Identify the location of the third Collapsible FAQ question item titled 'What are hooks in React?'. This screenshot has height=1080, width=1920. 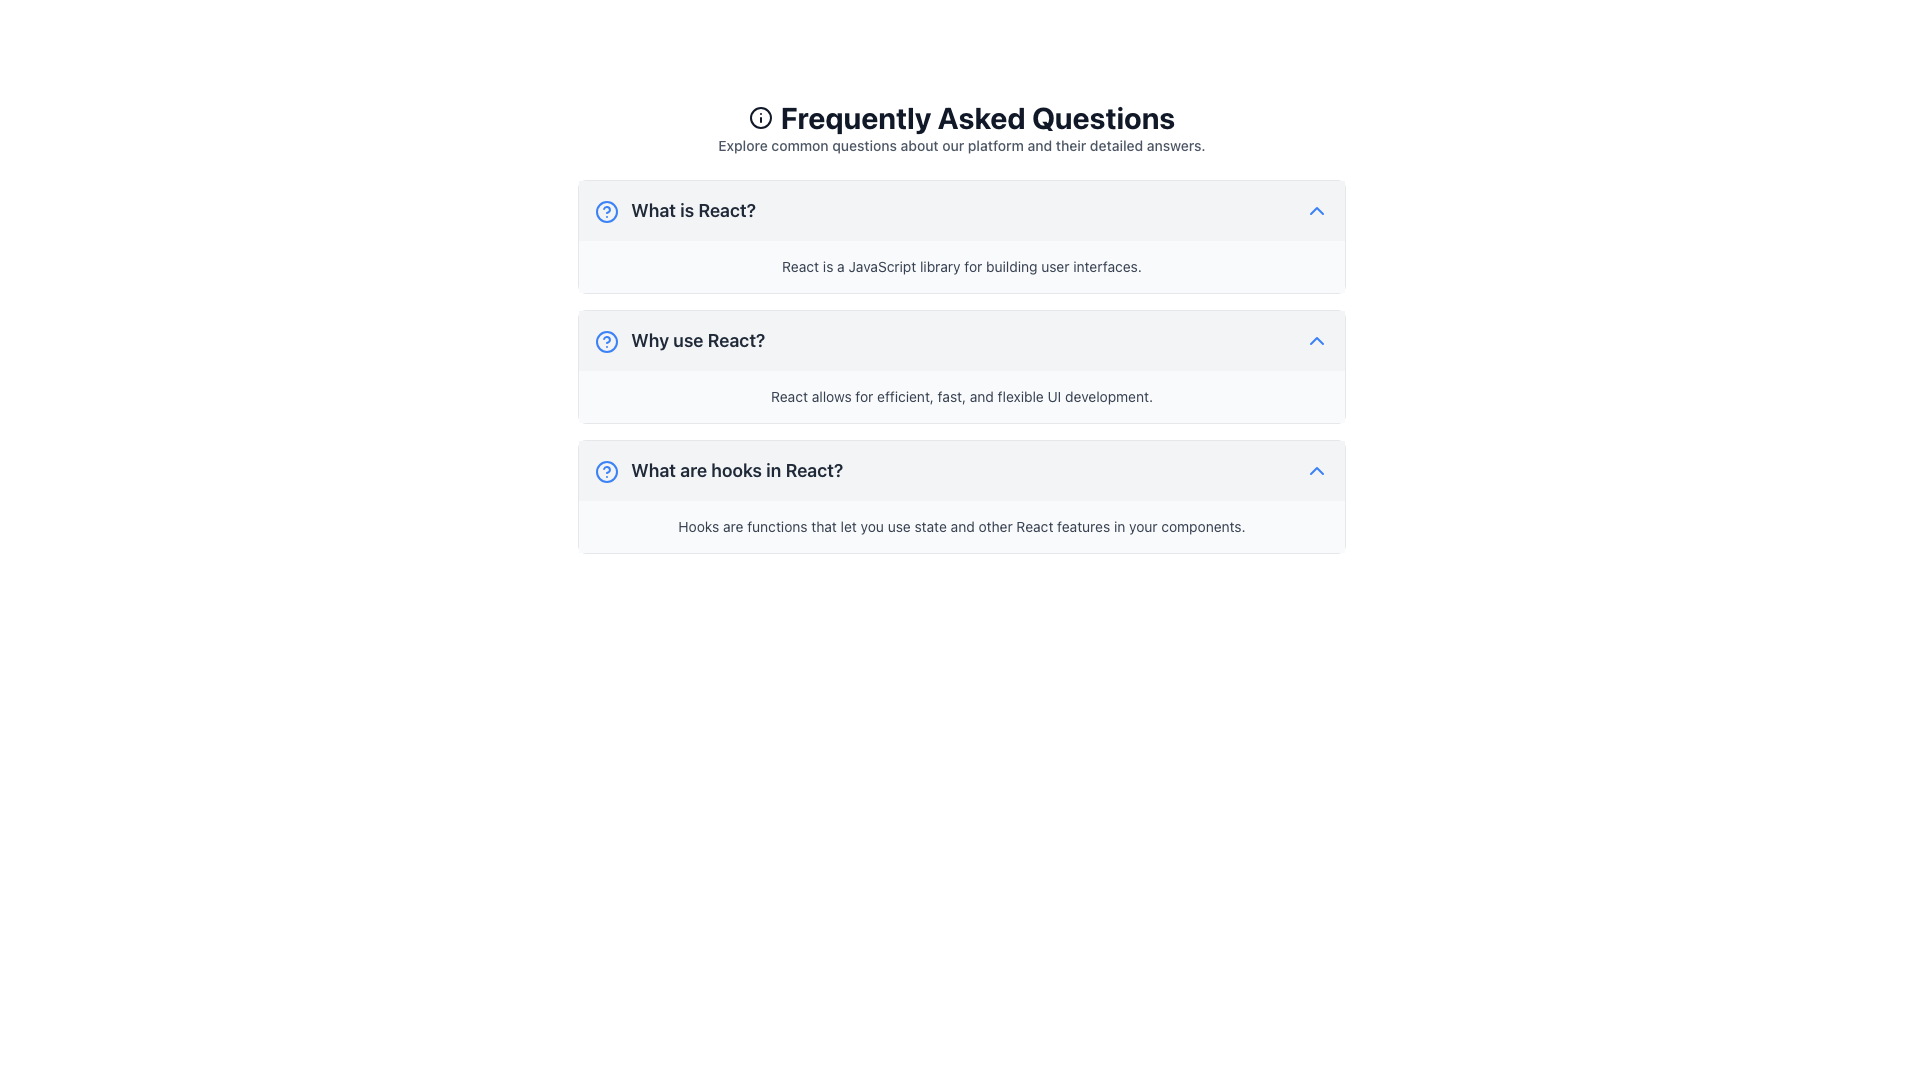
(961, 470).